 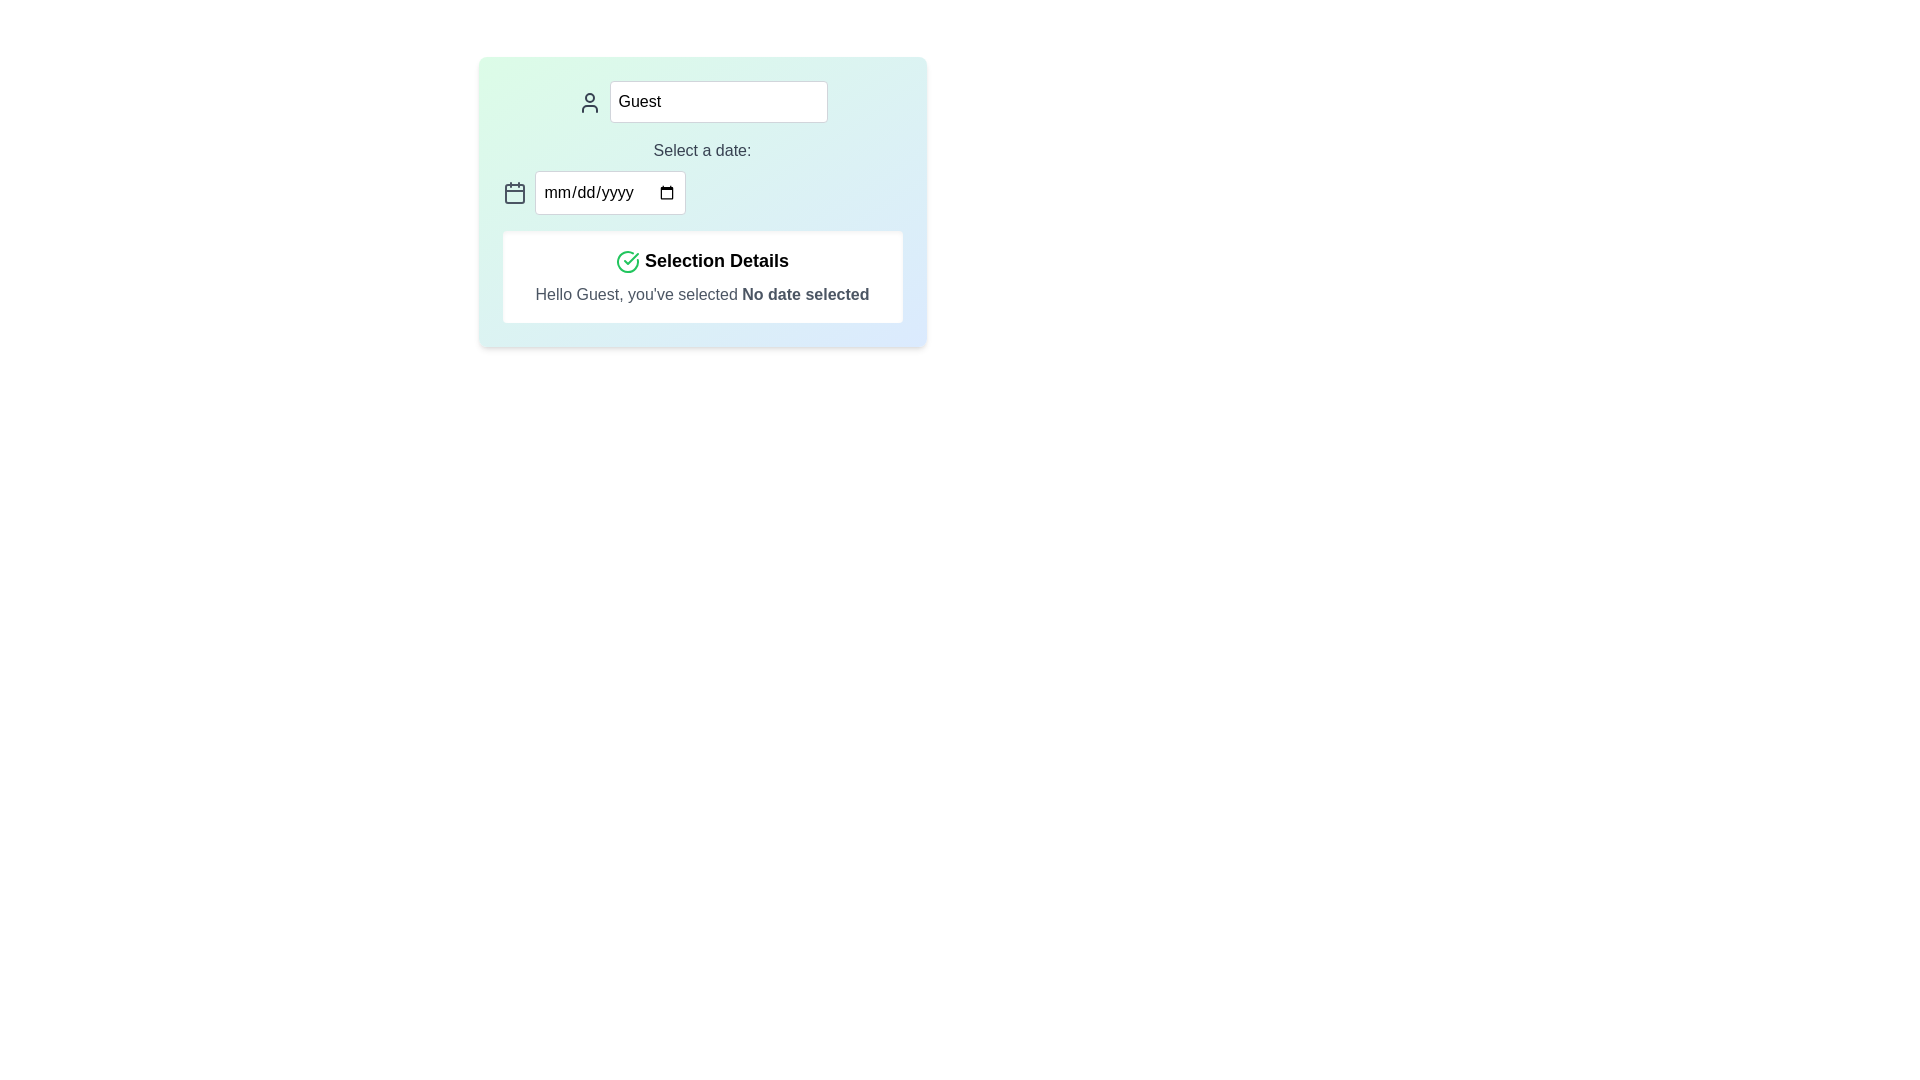 What do you see at coordinates (702, 176) in the screenshot?
I see `a date using the calendar icon in the date picker input field labeled 'Select a date:' positioned above the 'Selection Details' section` at bounding box center [702, 176].